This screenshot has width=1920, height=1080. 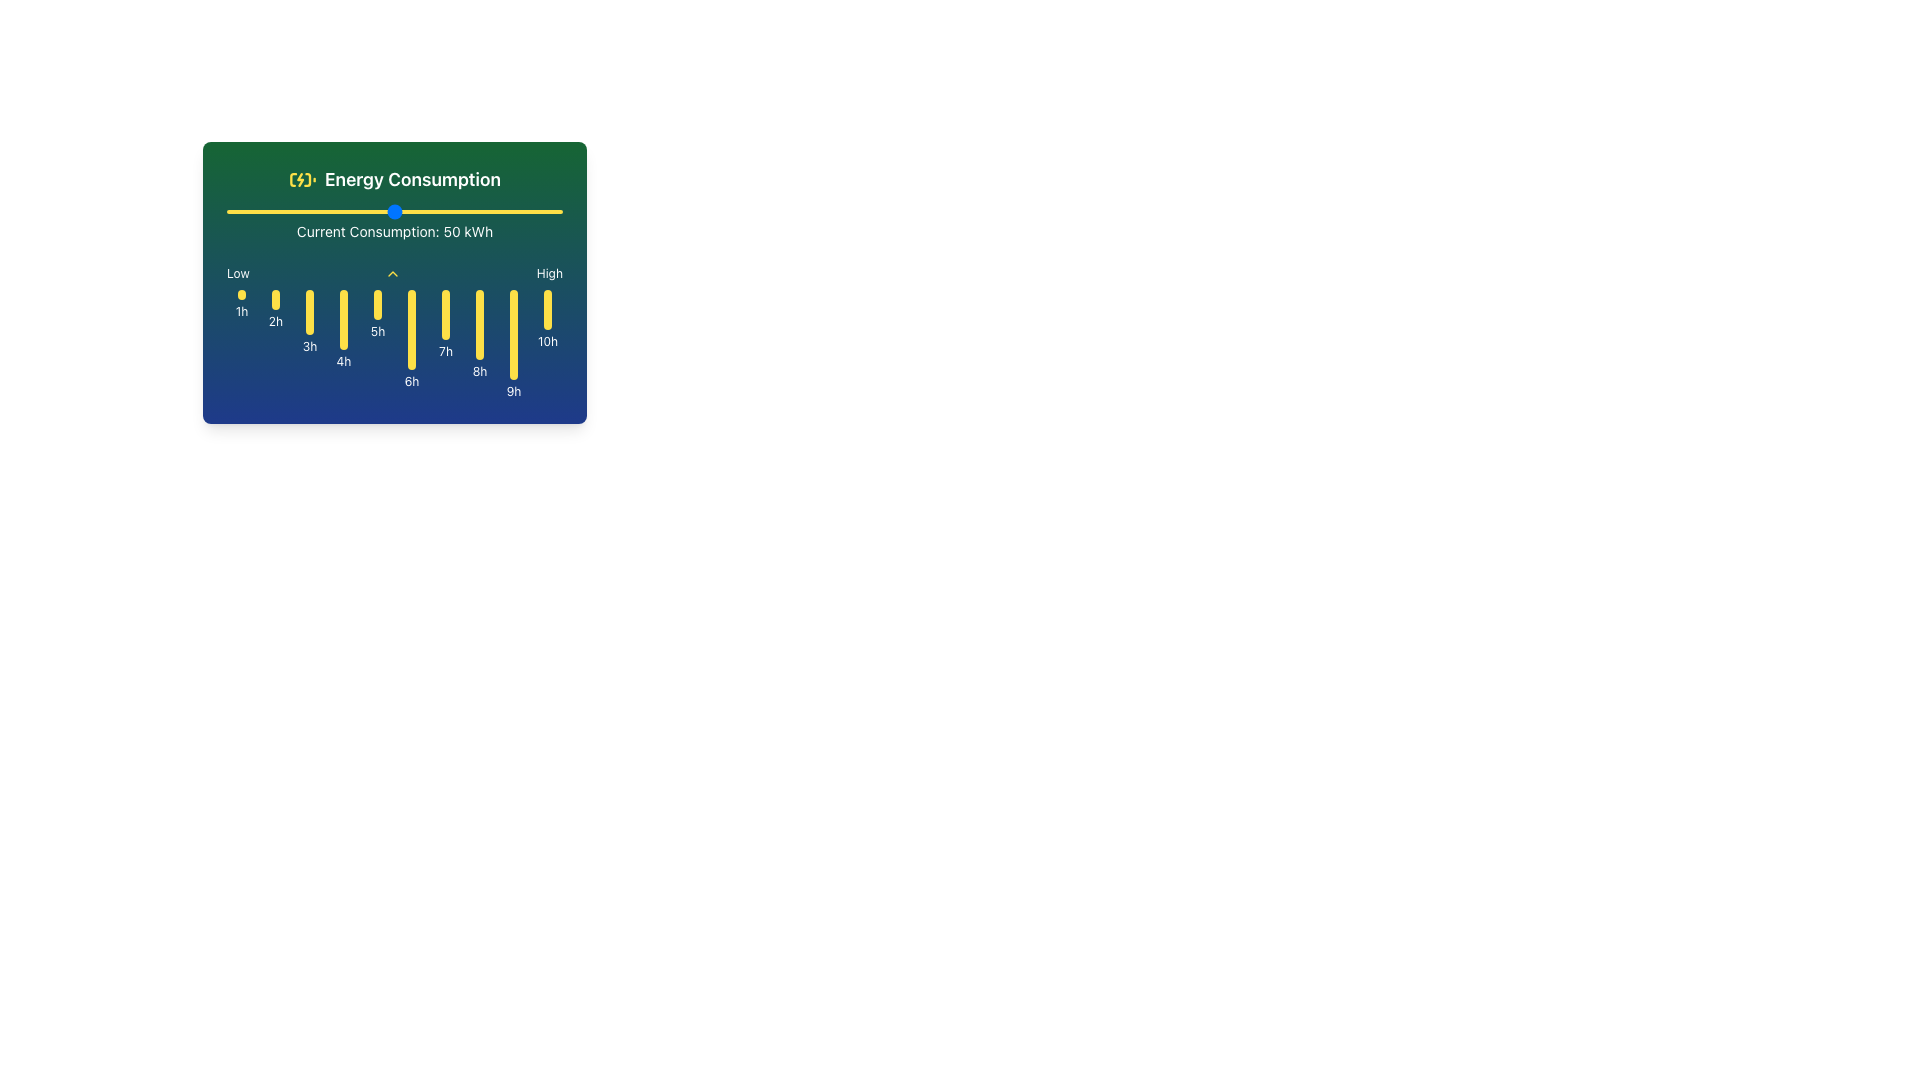 What do you see at coordinates (478, 212) in the screenshot?
I see `current consumption` at bounding box center [478, 212].